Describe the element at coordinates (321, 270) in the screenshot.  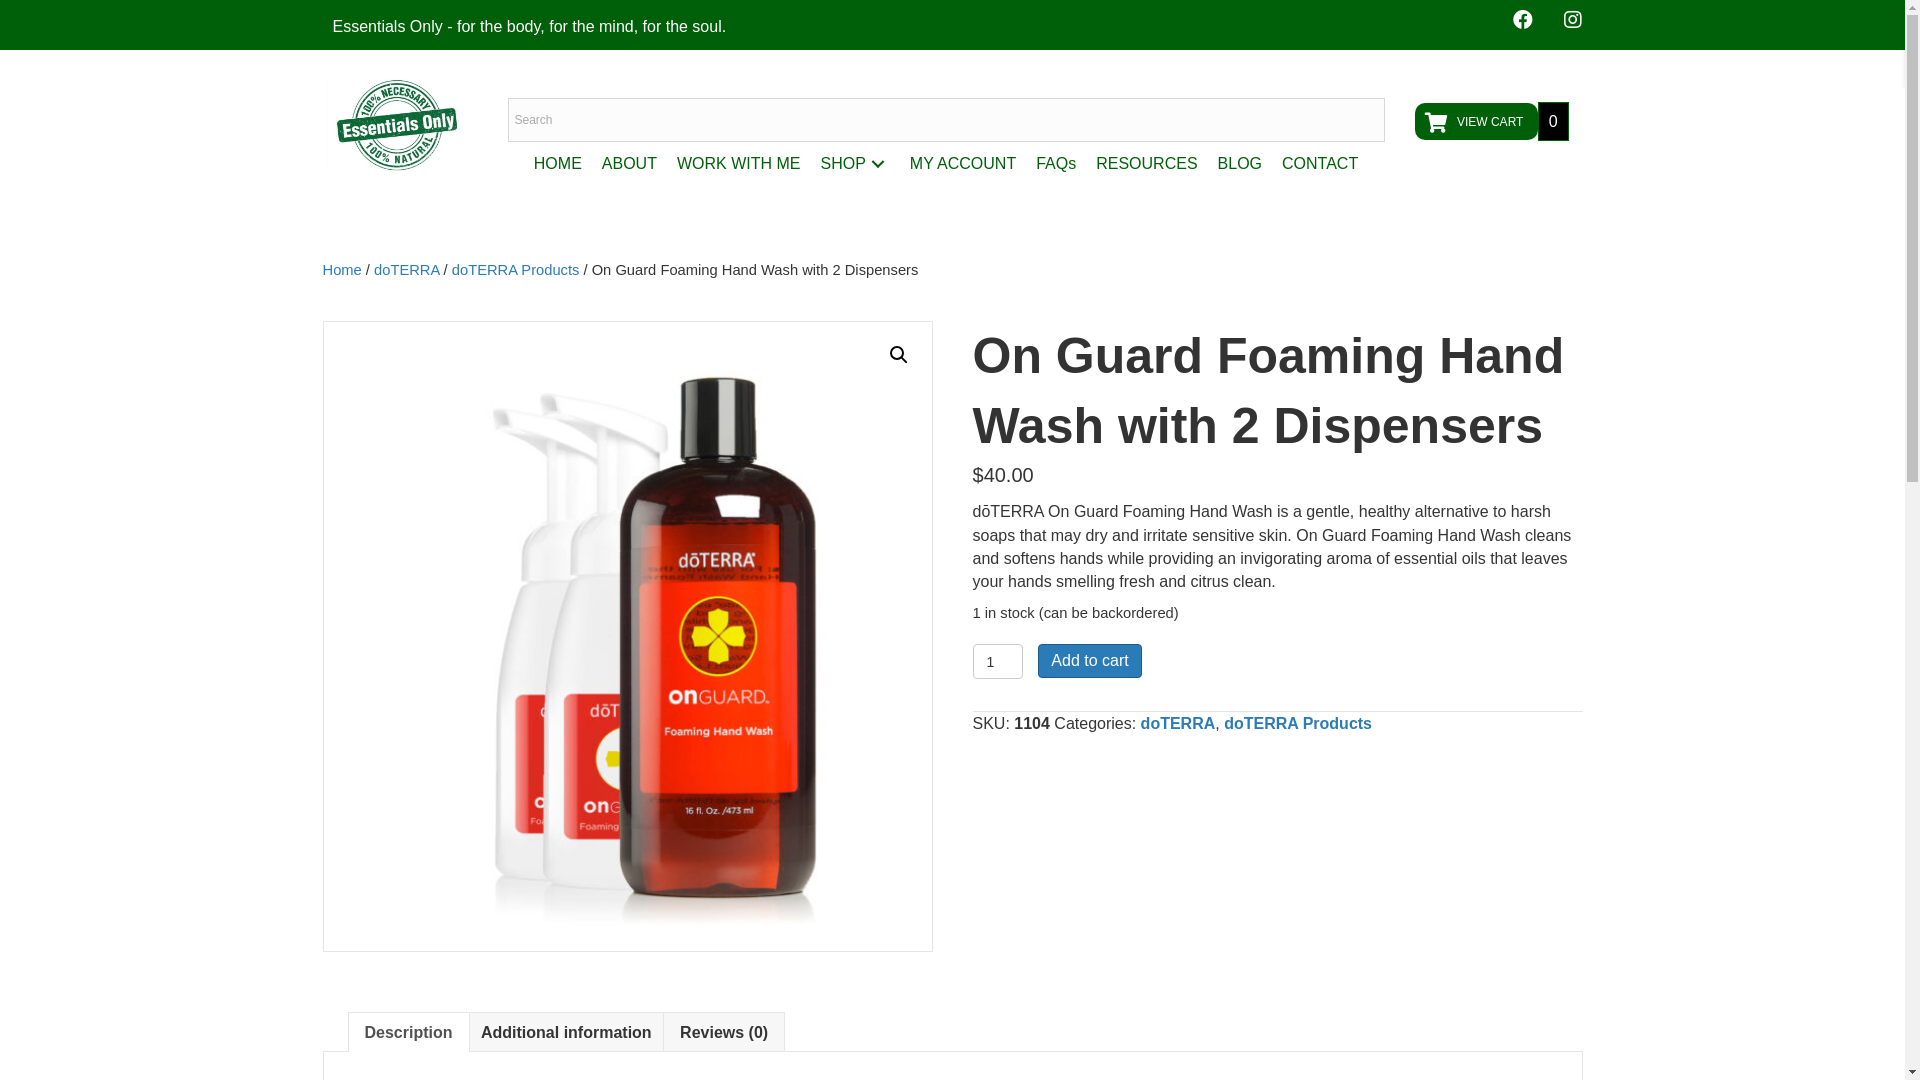
I see `'Home'` at that location.